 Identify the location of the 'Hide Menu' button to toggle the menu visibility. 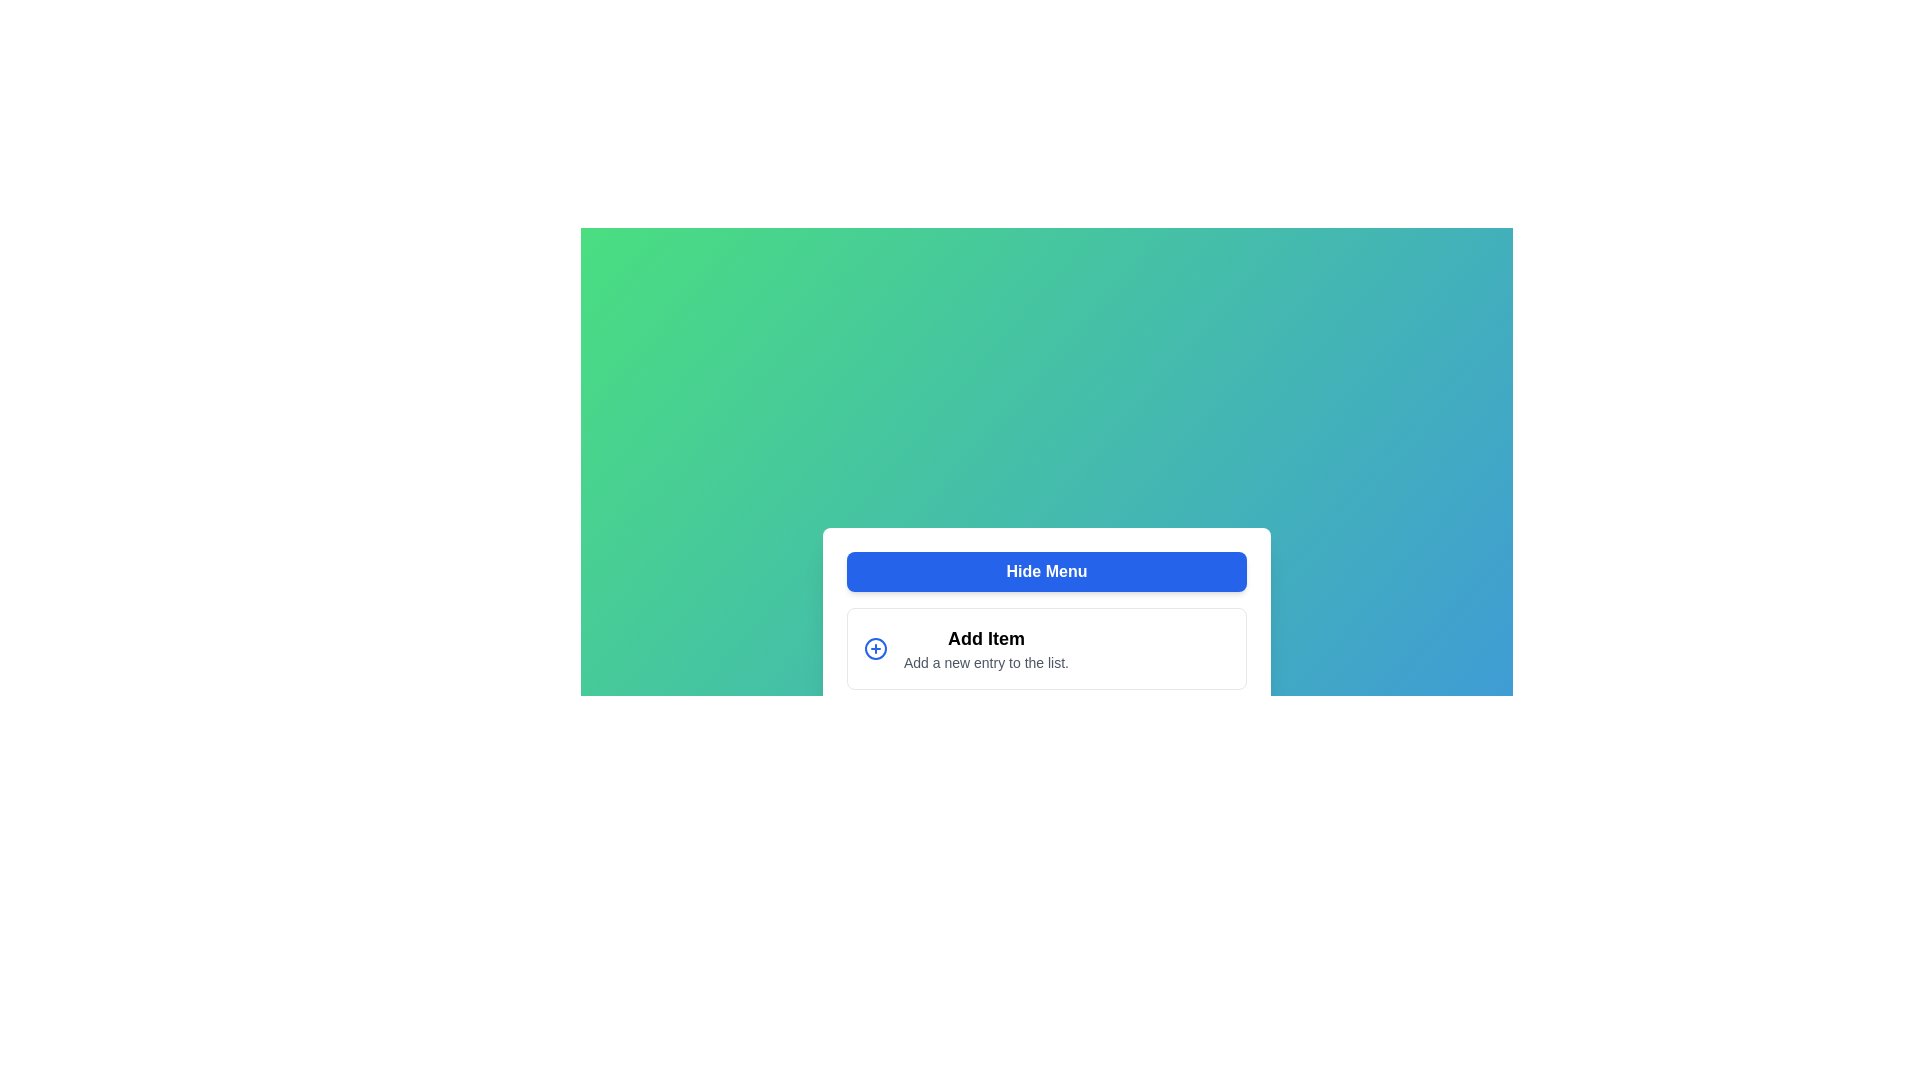
(1045, 571).